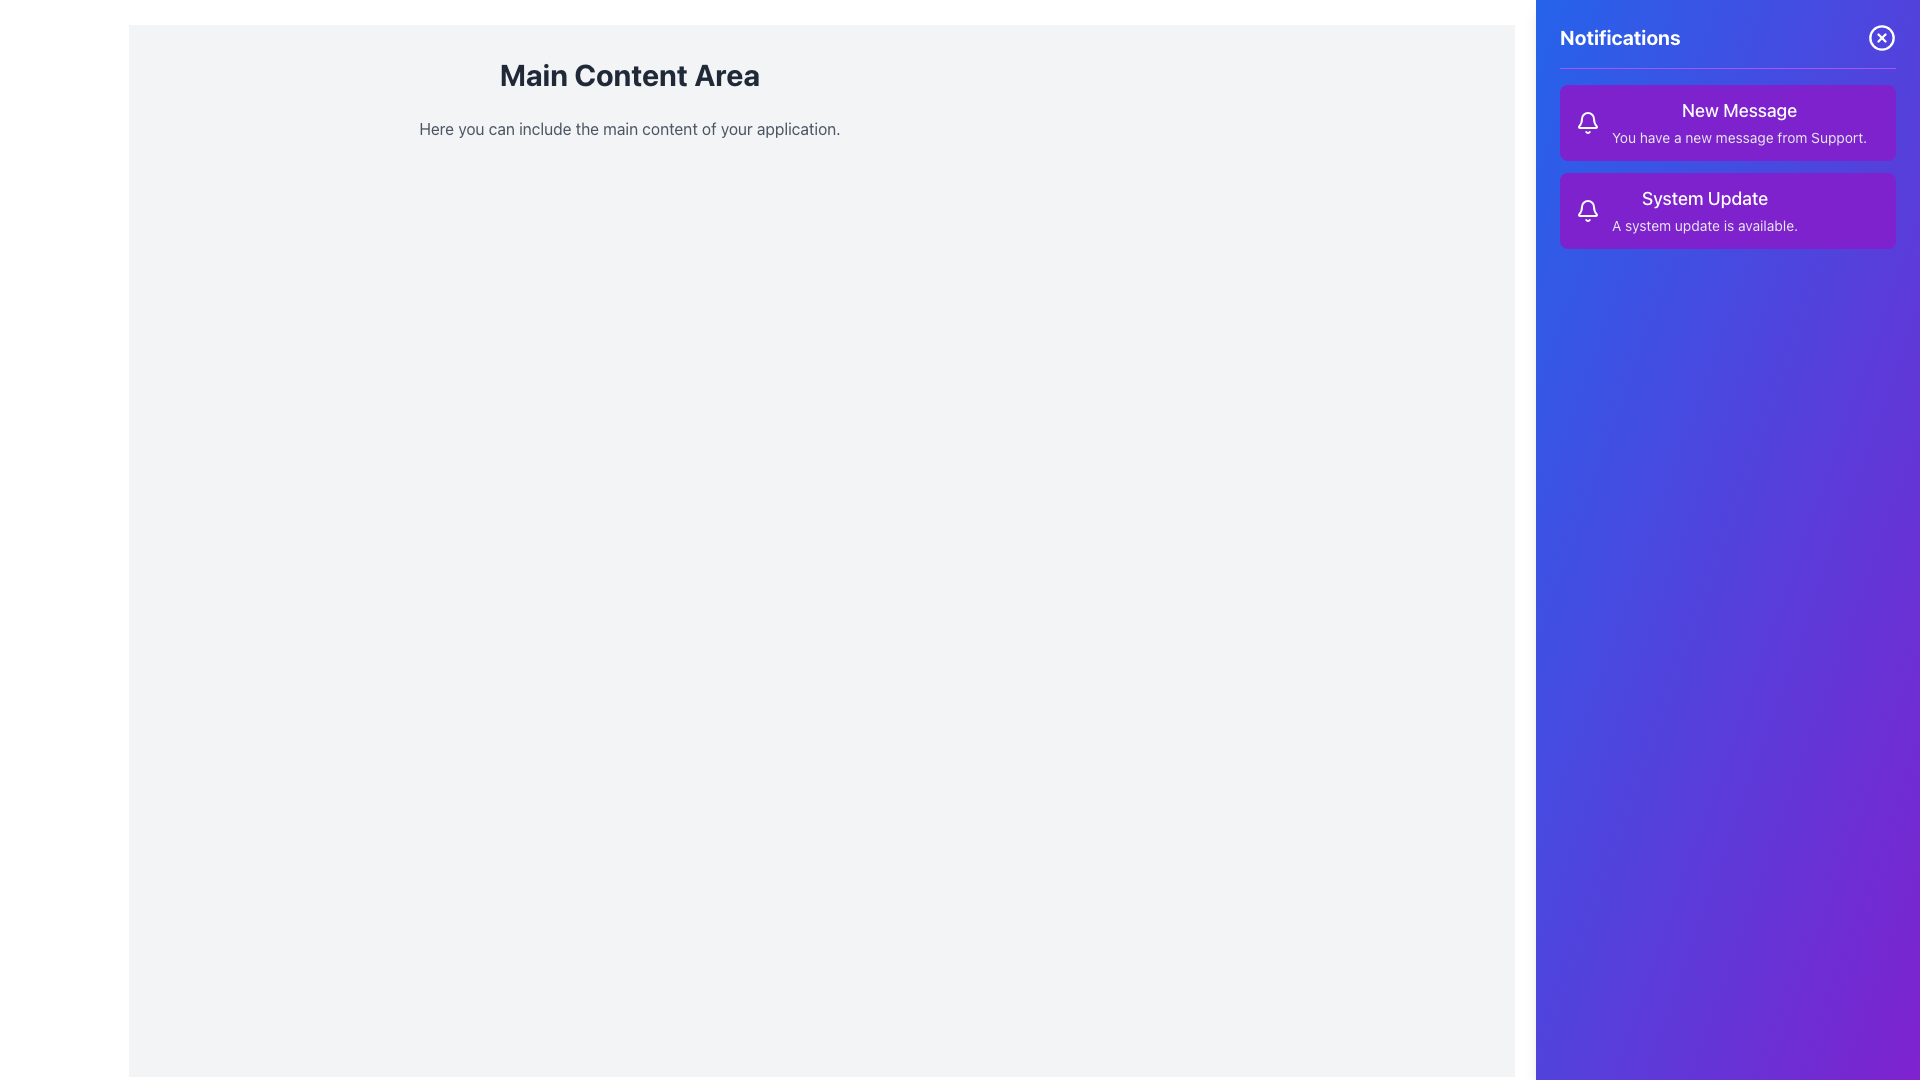 Image resolution: width=1920 pixels, height=1080 pixels. I want to click on the text element that provides notification content about a system update, located in the second notification card of the right-hand notifications panel, so click(1703, 211).